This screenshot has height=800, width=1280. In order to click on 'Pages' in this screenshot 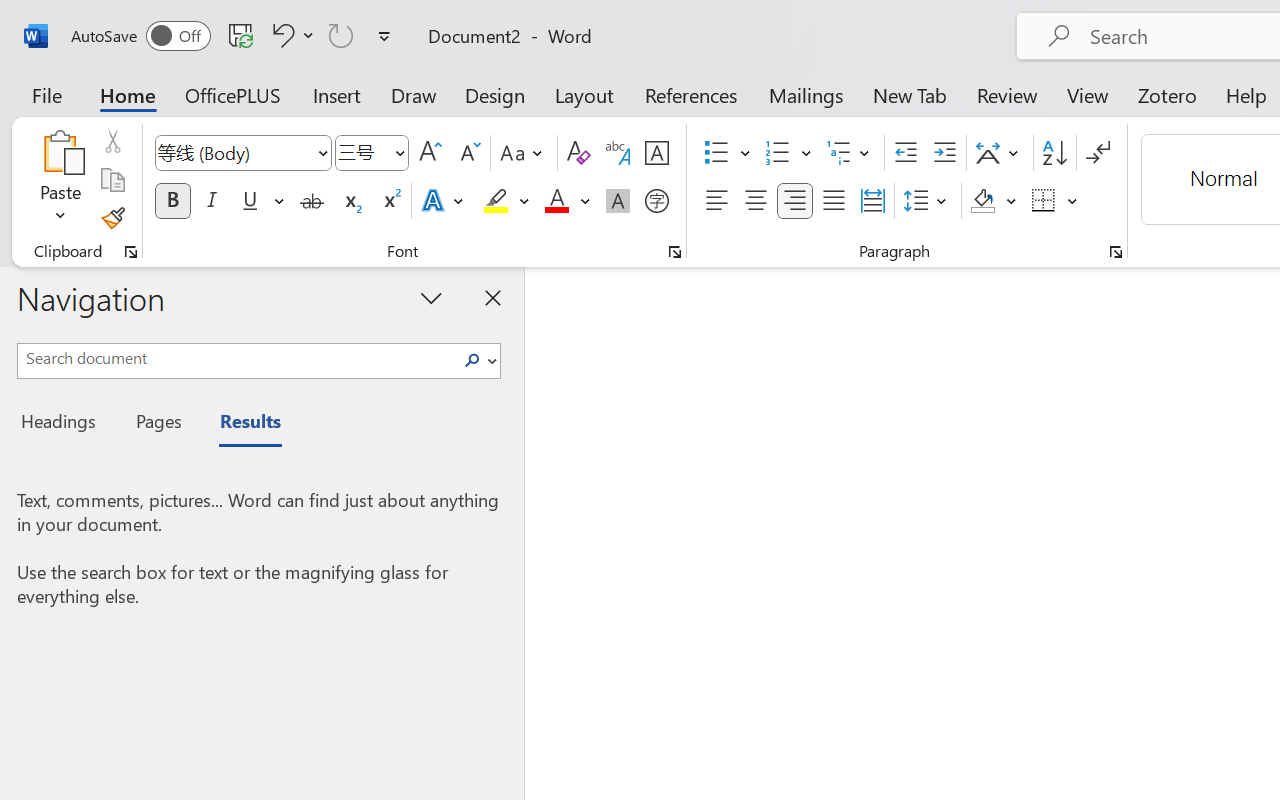, I will do `click(155, 424)`.